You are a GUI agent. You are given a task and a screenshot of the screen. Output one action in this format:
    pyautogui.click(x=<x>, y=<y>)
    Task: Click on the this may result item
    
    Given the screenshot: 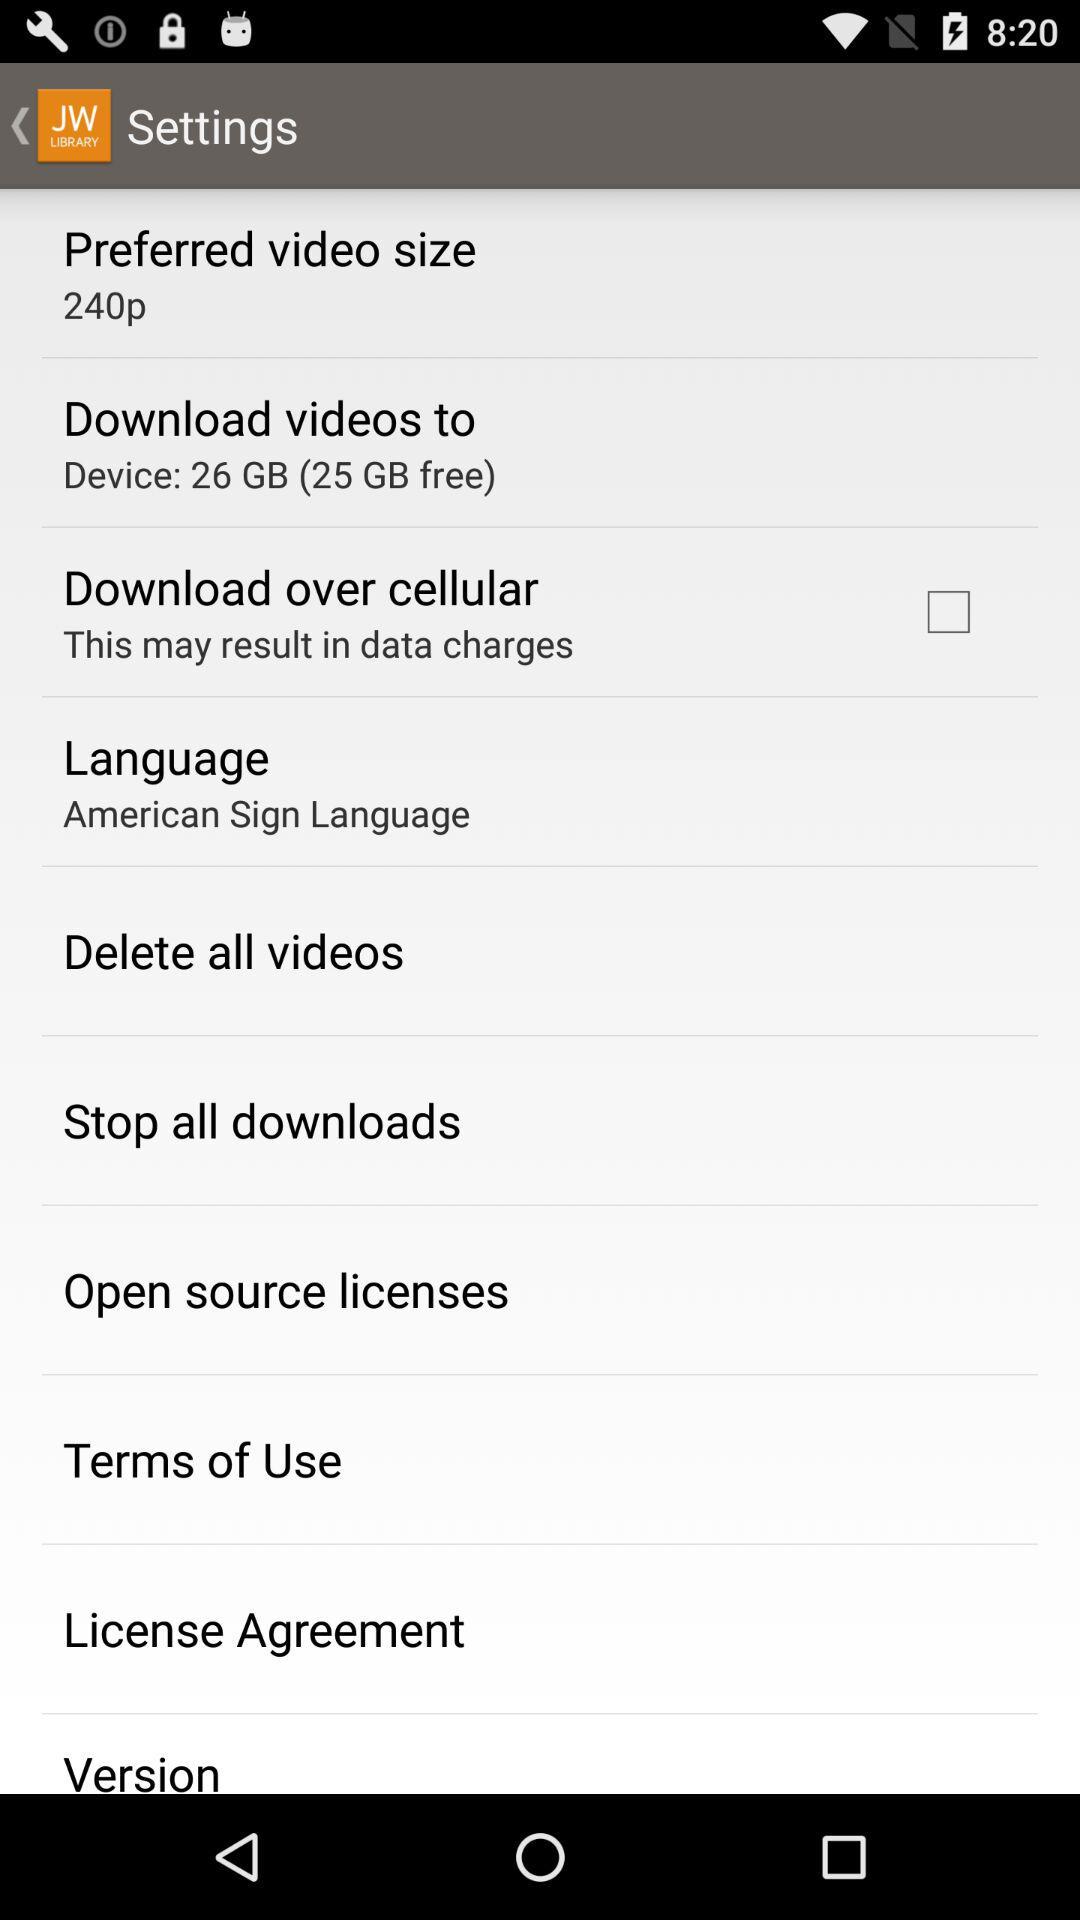 What is the action you would take?
    pyautogui.click(x=317, y=643)
    